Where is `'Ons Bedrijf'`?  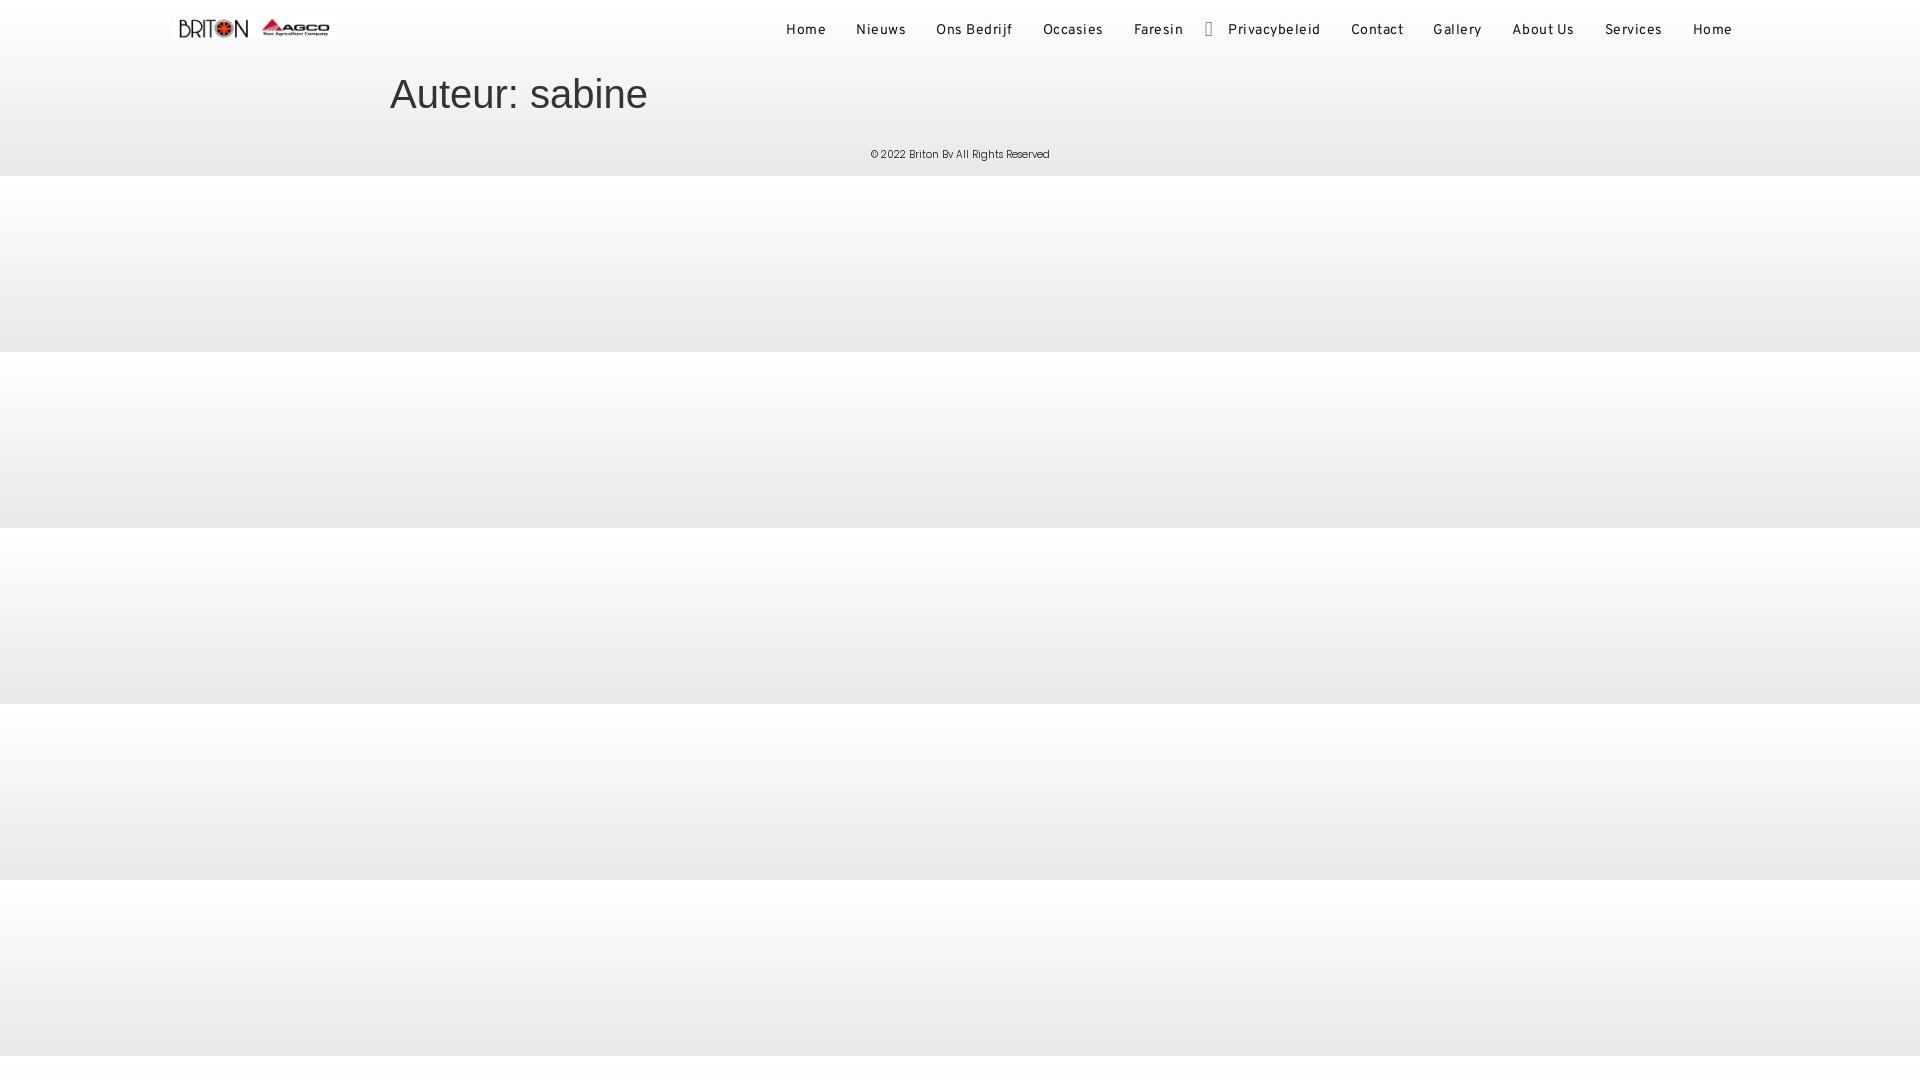
'Ons Bedrijf' is located at coordinates (920, 30).